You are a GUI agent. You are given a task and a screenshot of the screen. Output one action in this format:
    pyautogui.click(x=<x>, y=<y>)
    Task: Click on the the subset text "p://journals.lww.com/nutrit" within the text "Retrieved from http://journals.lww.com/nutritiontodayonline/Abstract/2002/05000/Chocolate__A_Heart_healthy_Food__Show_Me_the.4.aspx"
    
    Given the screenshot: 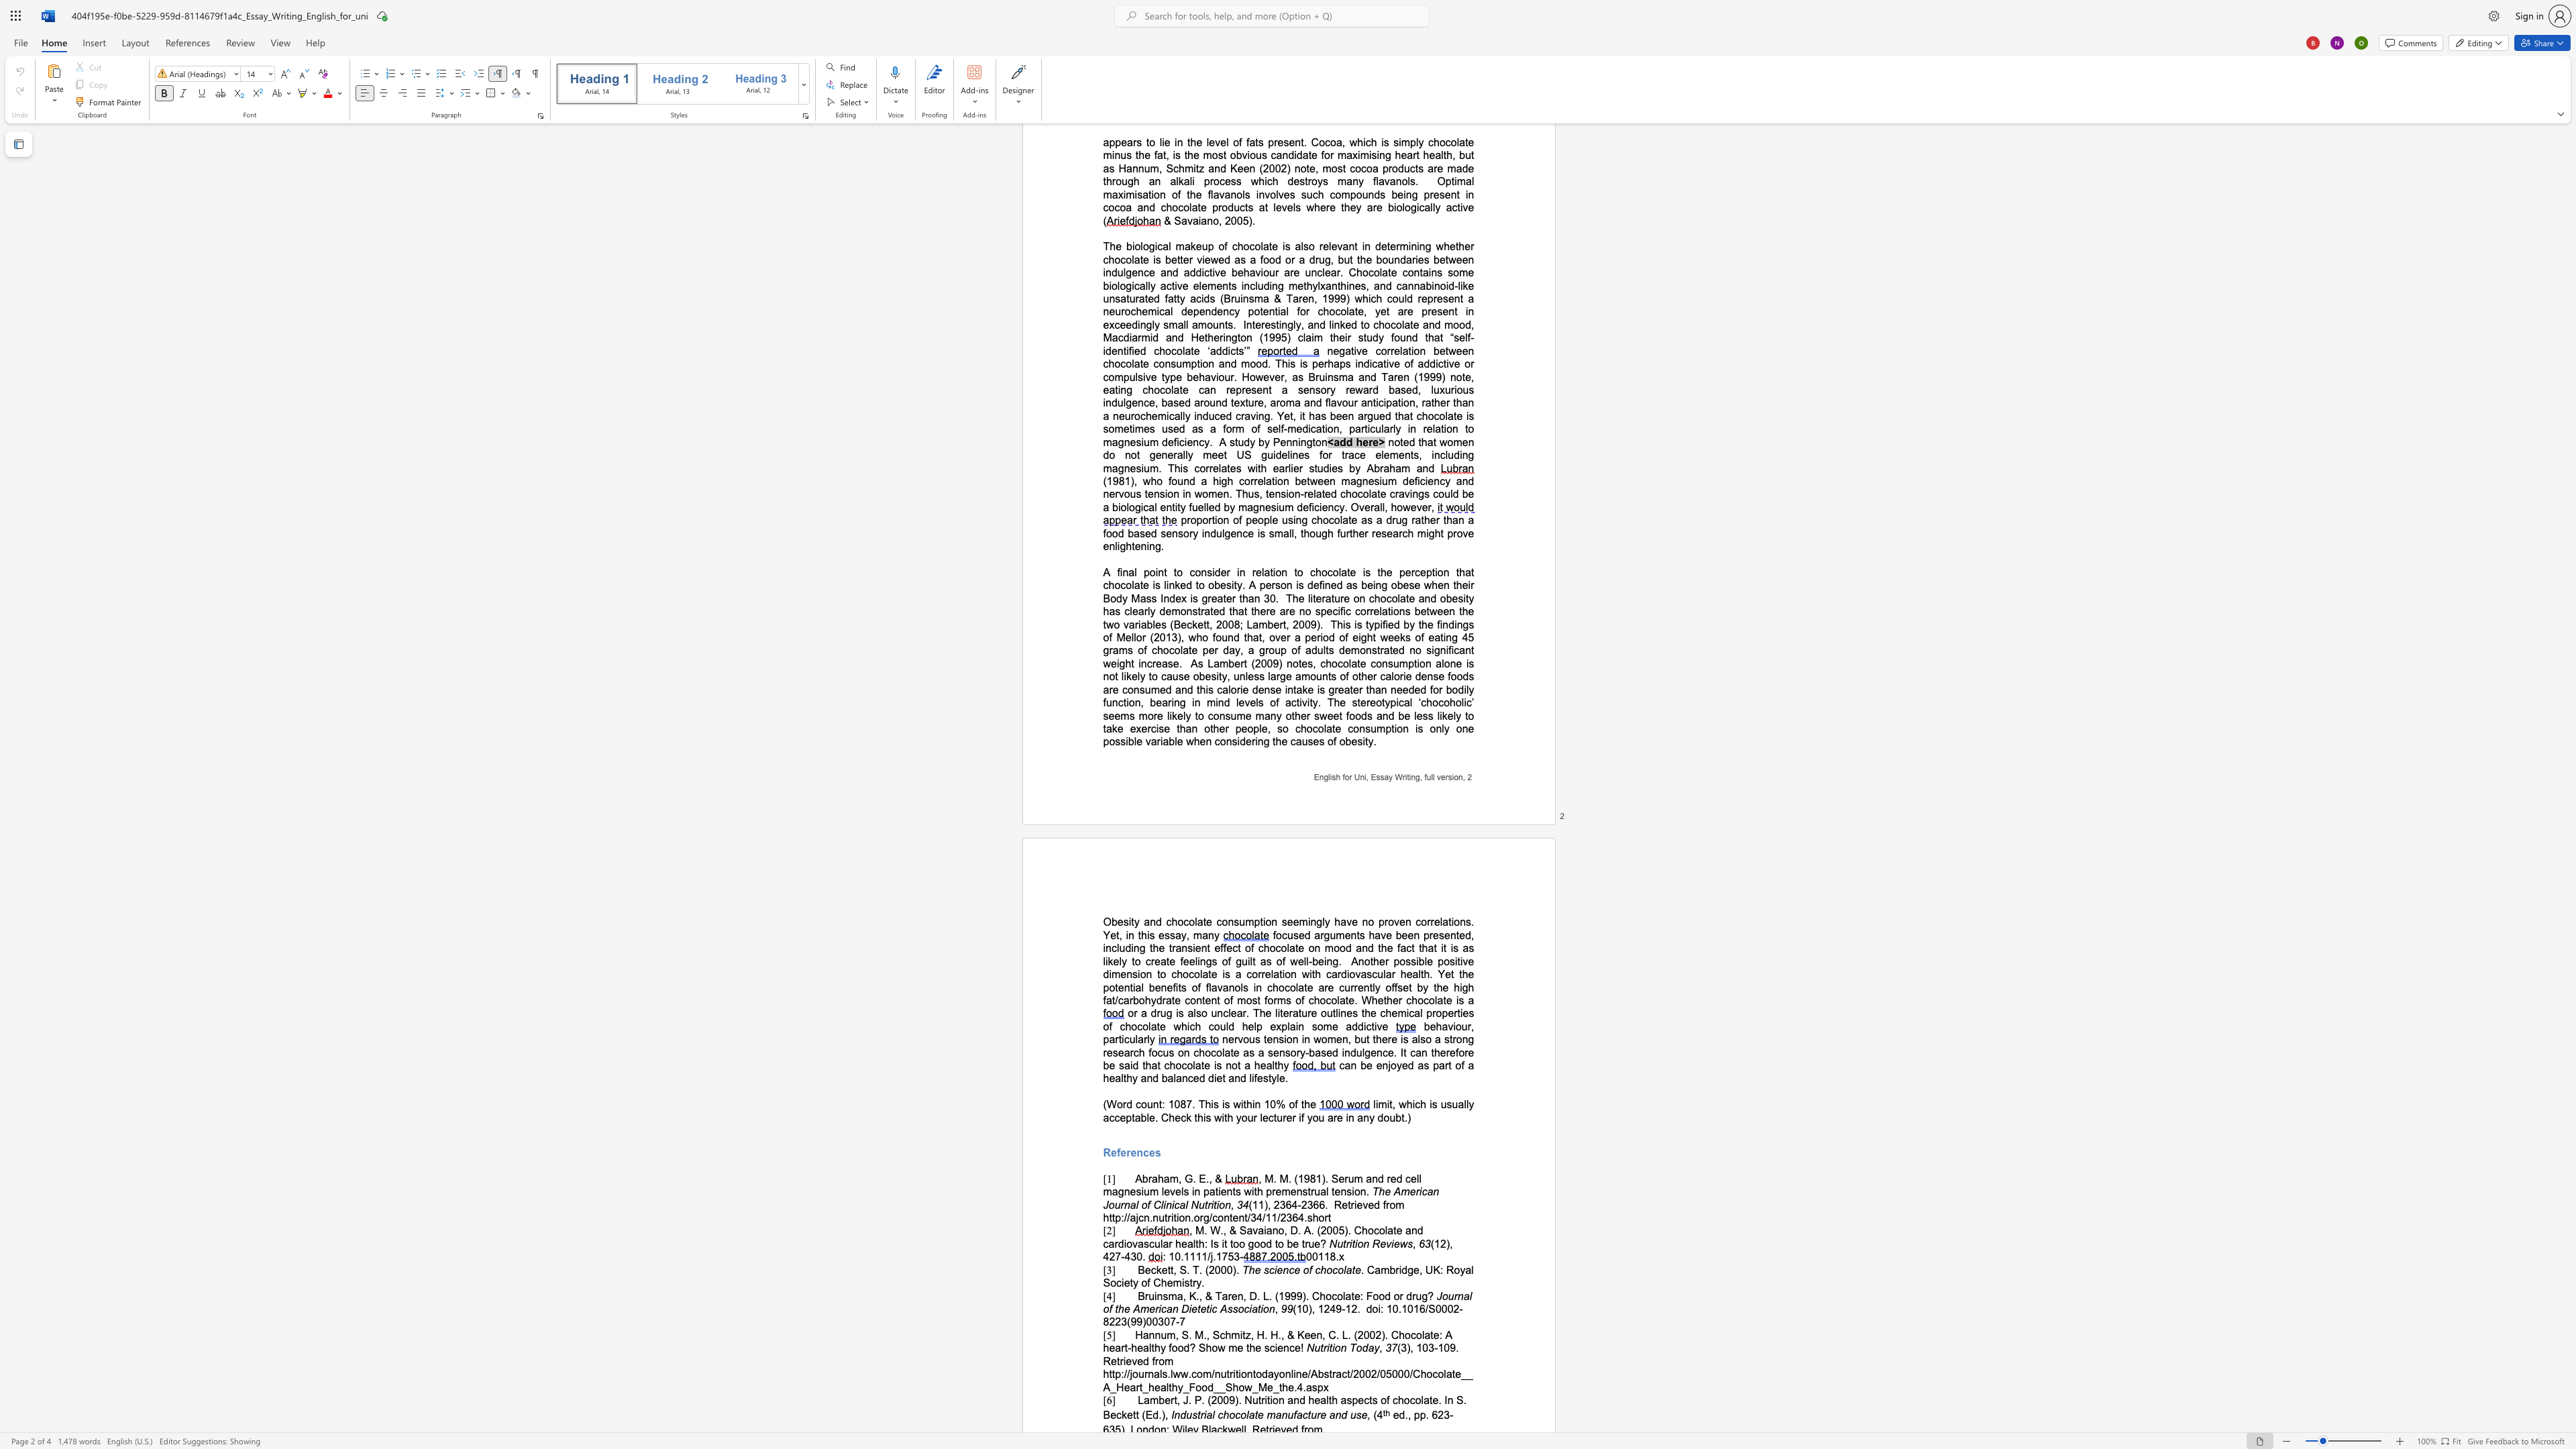 What is the action you would take?
    pyautogui.click(x=1115, y=1373)
    